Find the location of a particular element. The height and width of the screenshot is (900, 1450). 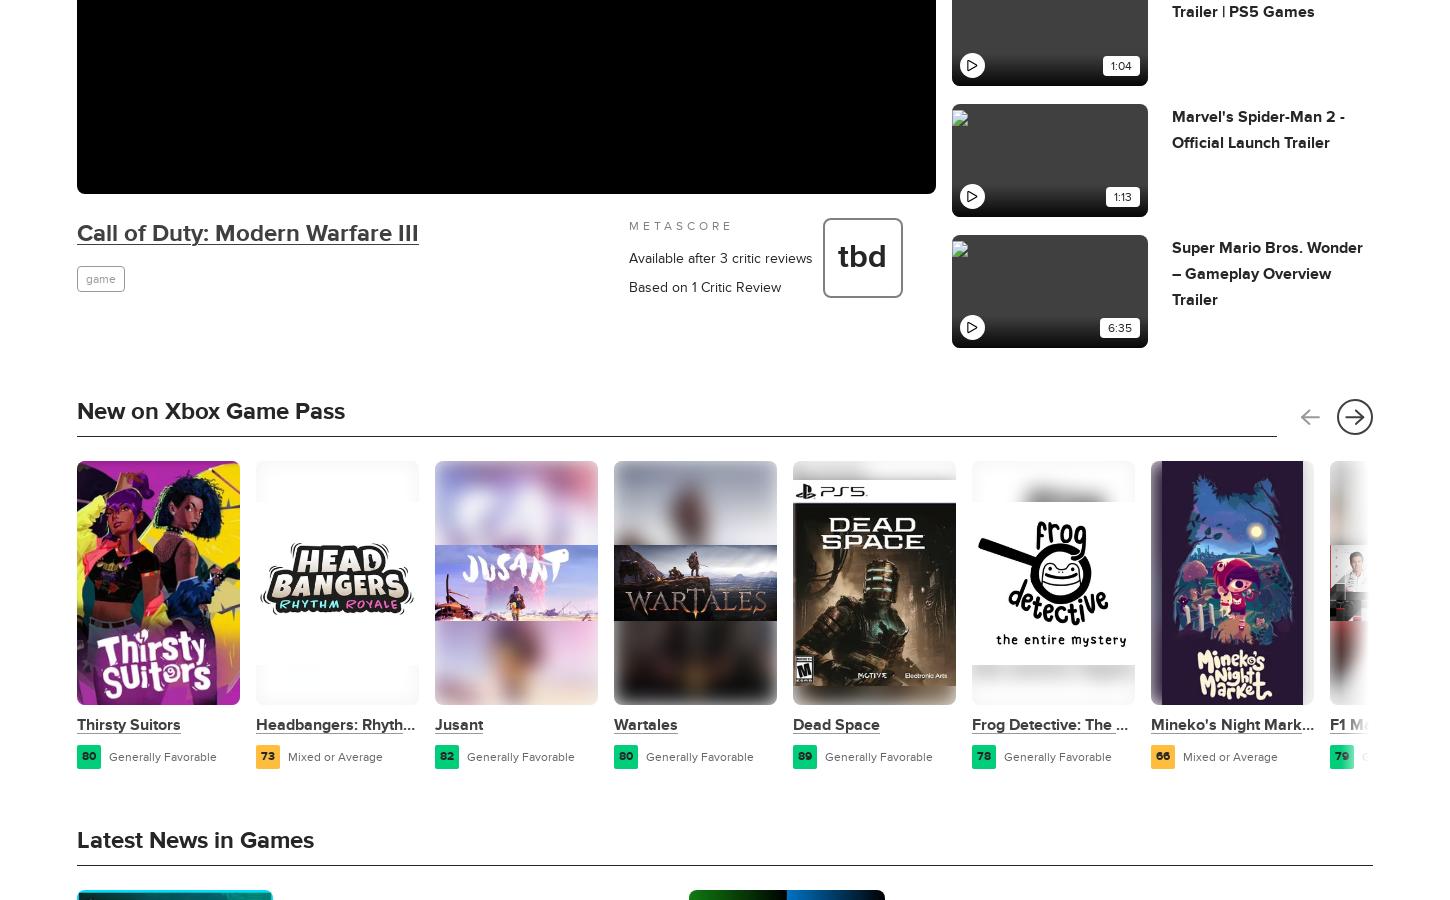

'game' is located at coordinates (85, 277).